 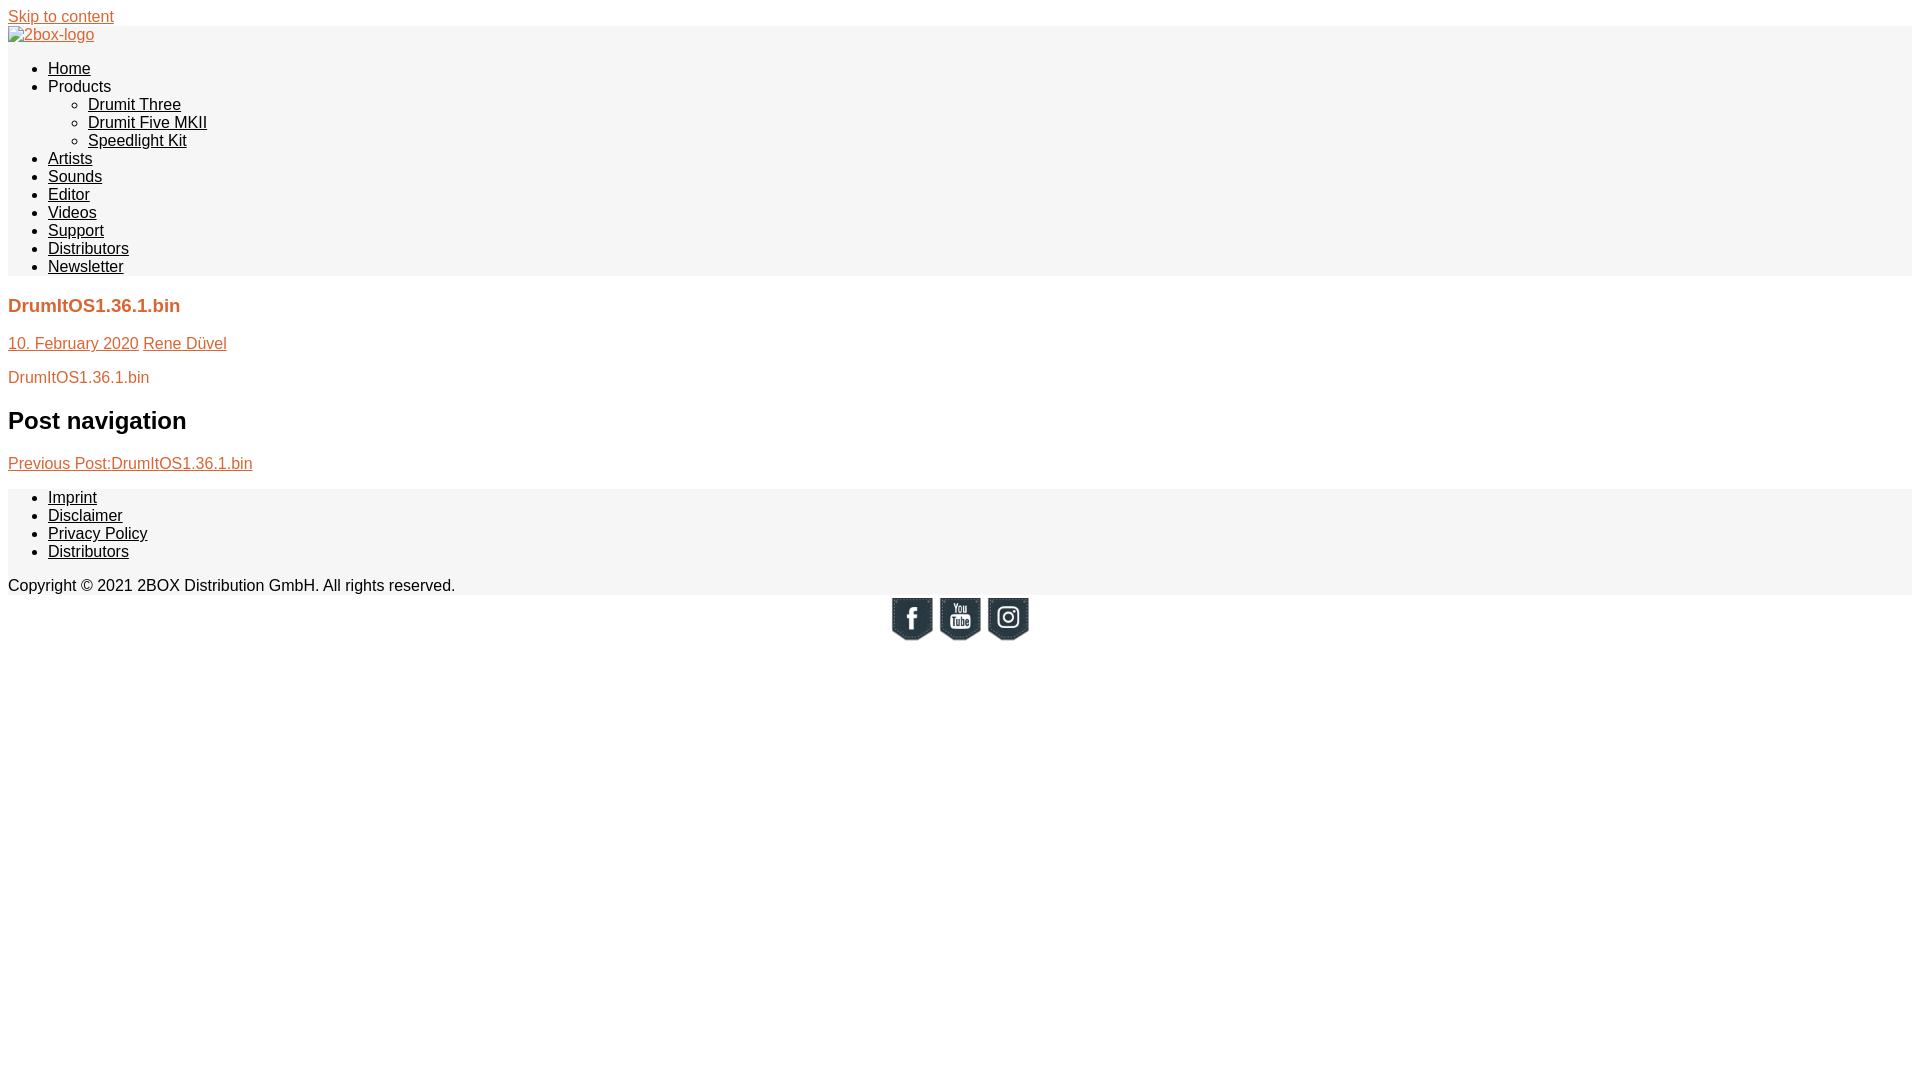 I want to click on 'Skip to content', so click(x=61, y=16).